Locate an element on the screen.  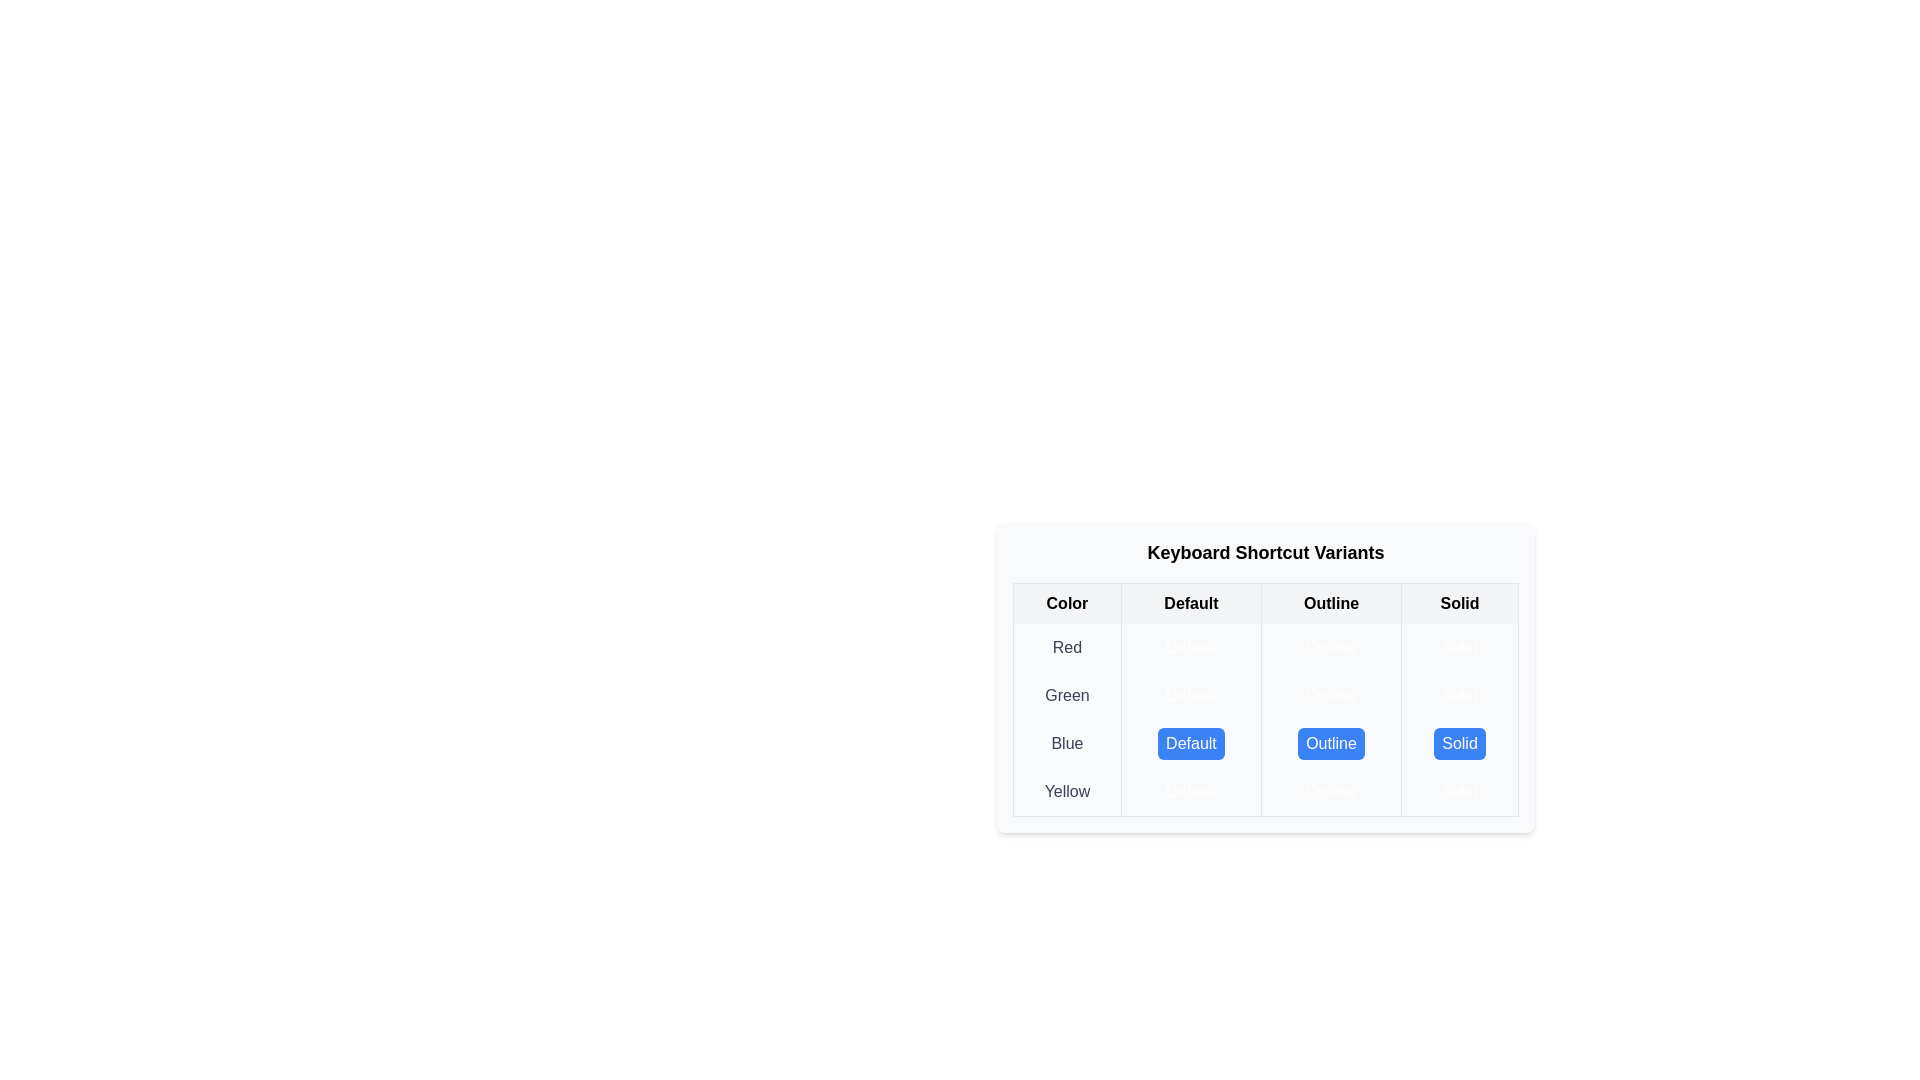
the table header with columns titled 'Color', 'Default', 'Outline', and 'Solid' via keyboard navigation is located at coordinates (1265, 601).